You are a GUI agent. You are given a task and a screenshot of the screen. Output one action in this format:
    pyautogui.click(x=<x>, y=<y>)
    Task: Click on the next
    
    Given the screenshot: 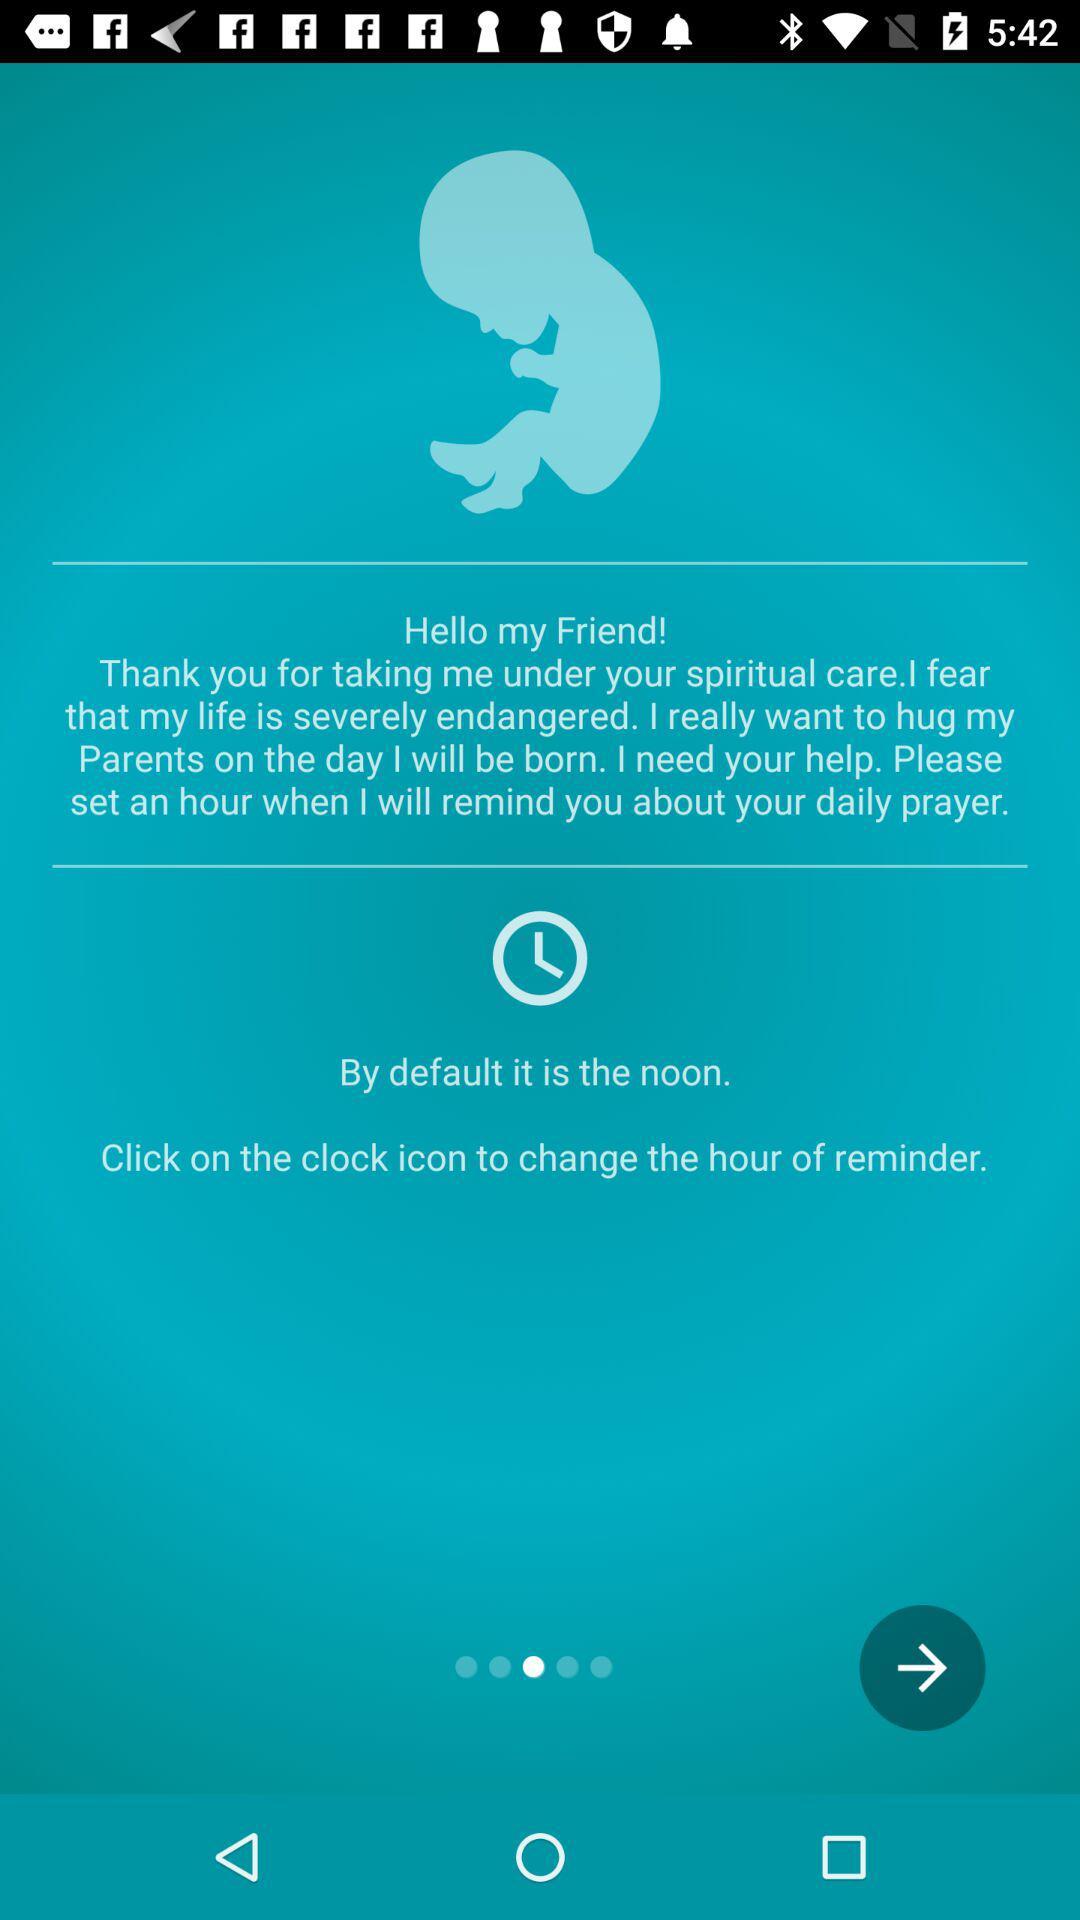 What is the action you would take?
    pyautogui.click(x=922, y=1667)
    